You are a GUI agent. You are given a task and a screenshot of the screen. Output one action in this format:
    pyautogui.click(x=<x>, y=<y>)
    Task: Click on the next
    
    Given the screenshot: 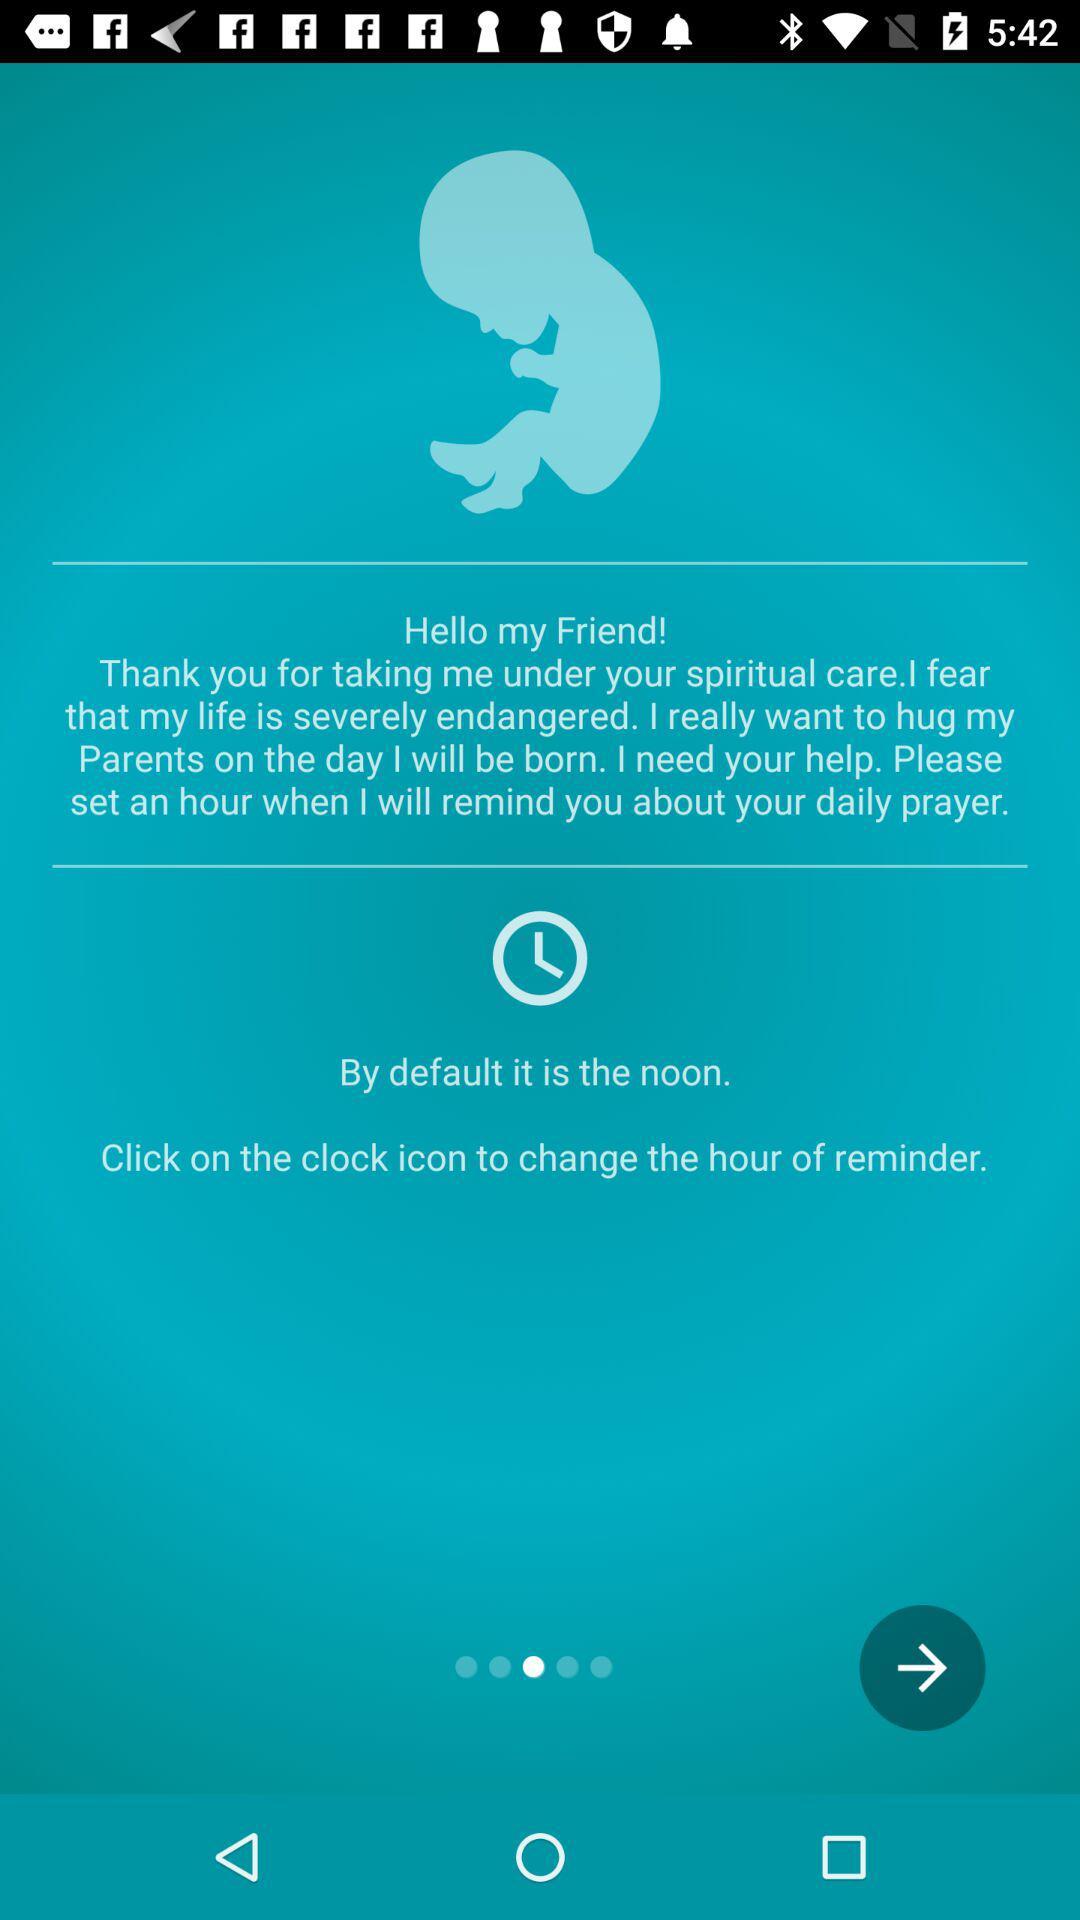 What is the action you would take?
    pyautogui.click(x=922, y=1667)
    